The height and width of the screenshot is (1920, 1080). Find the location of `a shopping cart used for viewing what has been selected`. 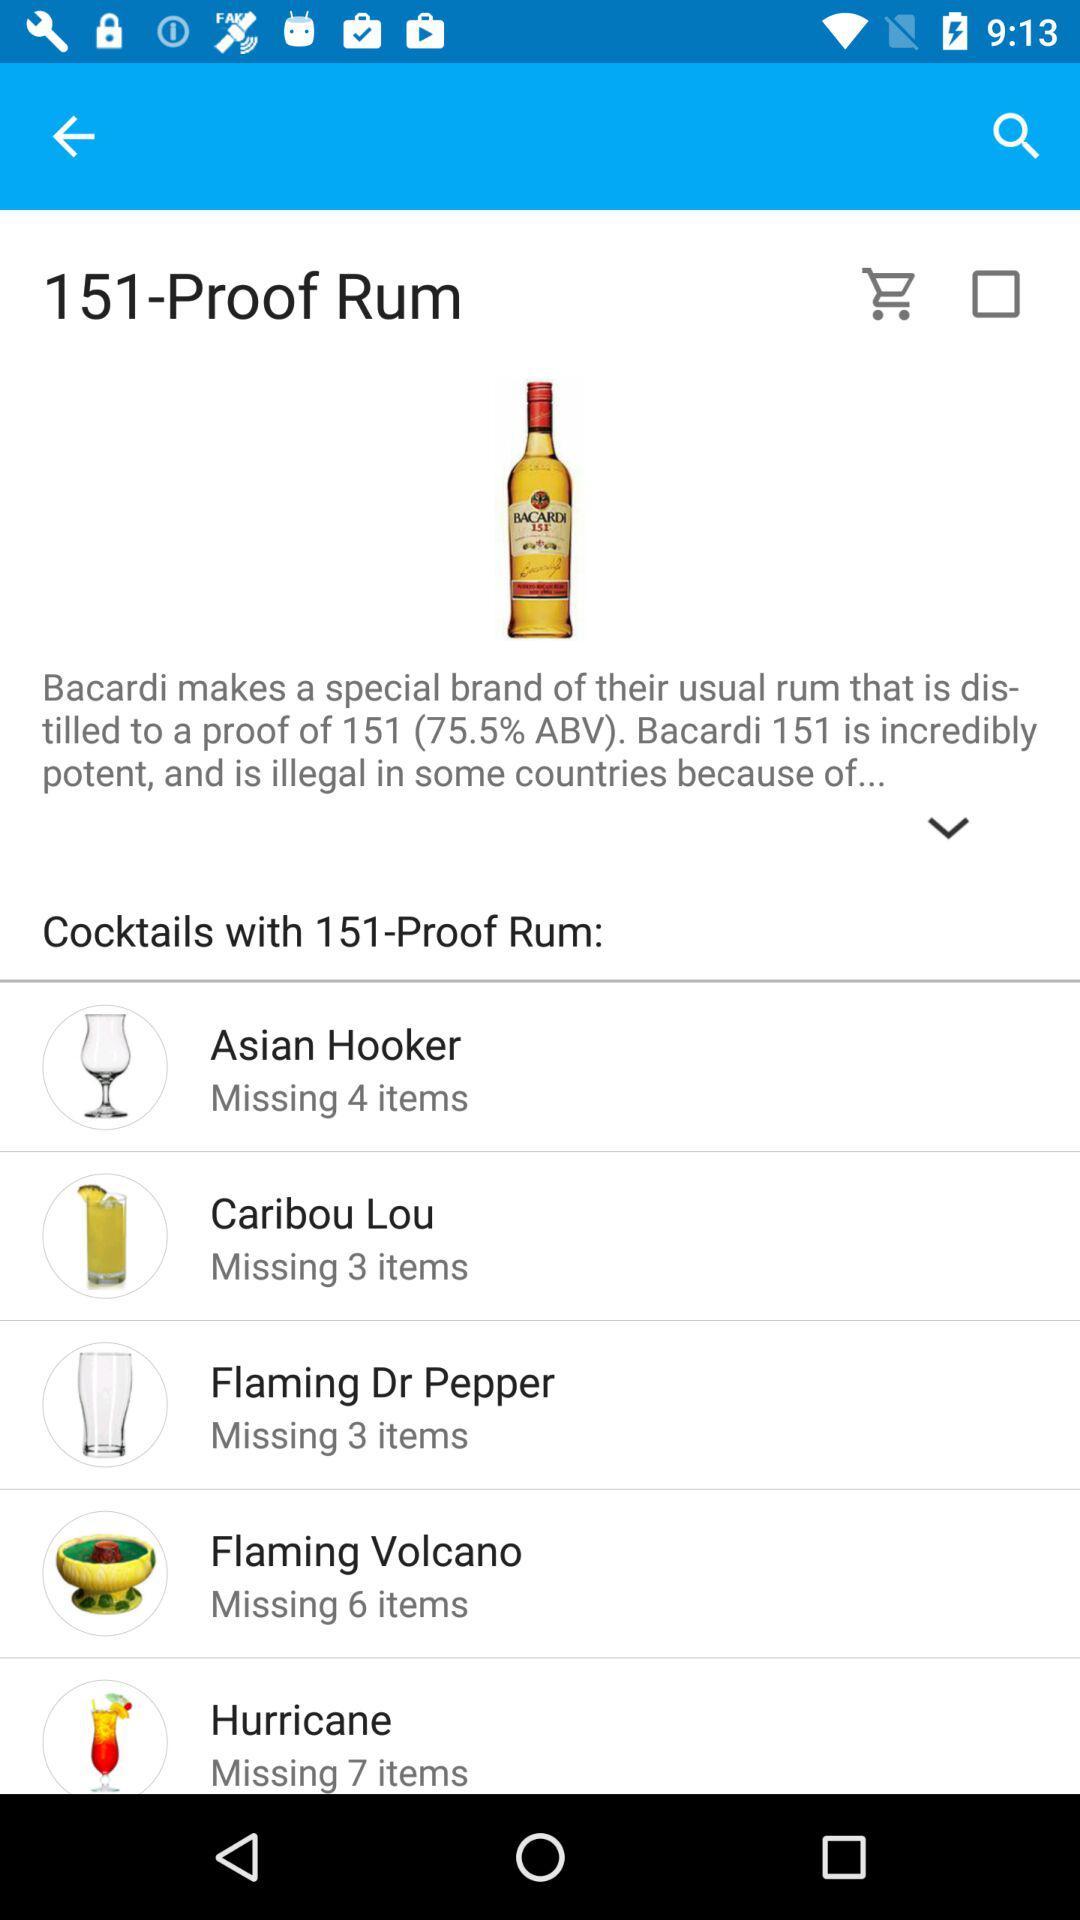

a shopping cart used for viewing what has been selected is located at coordinates (901, 292).